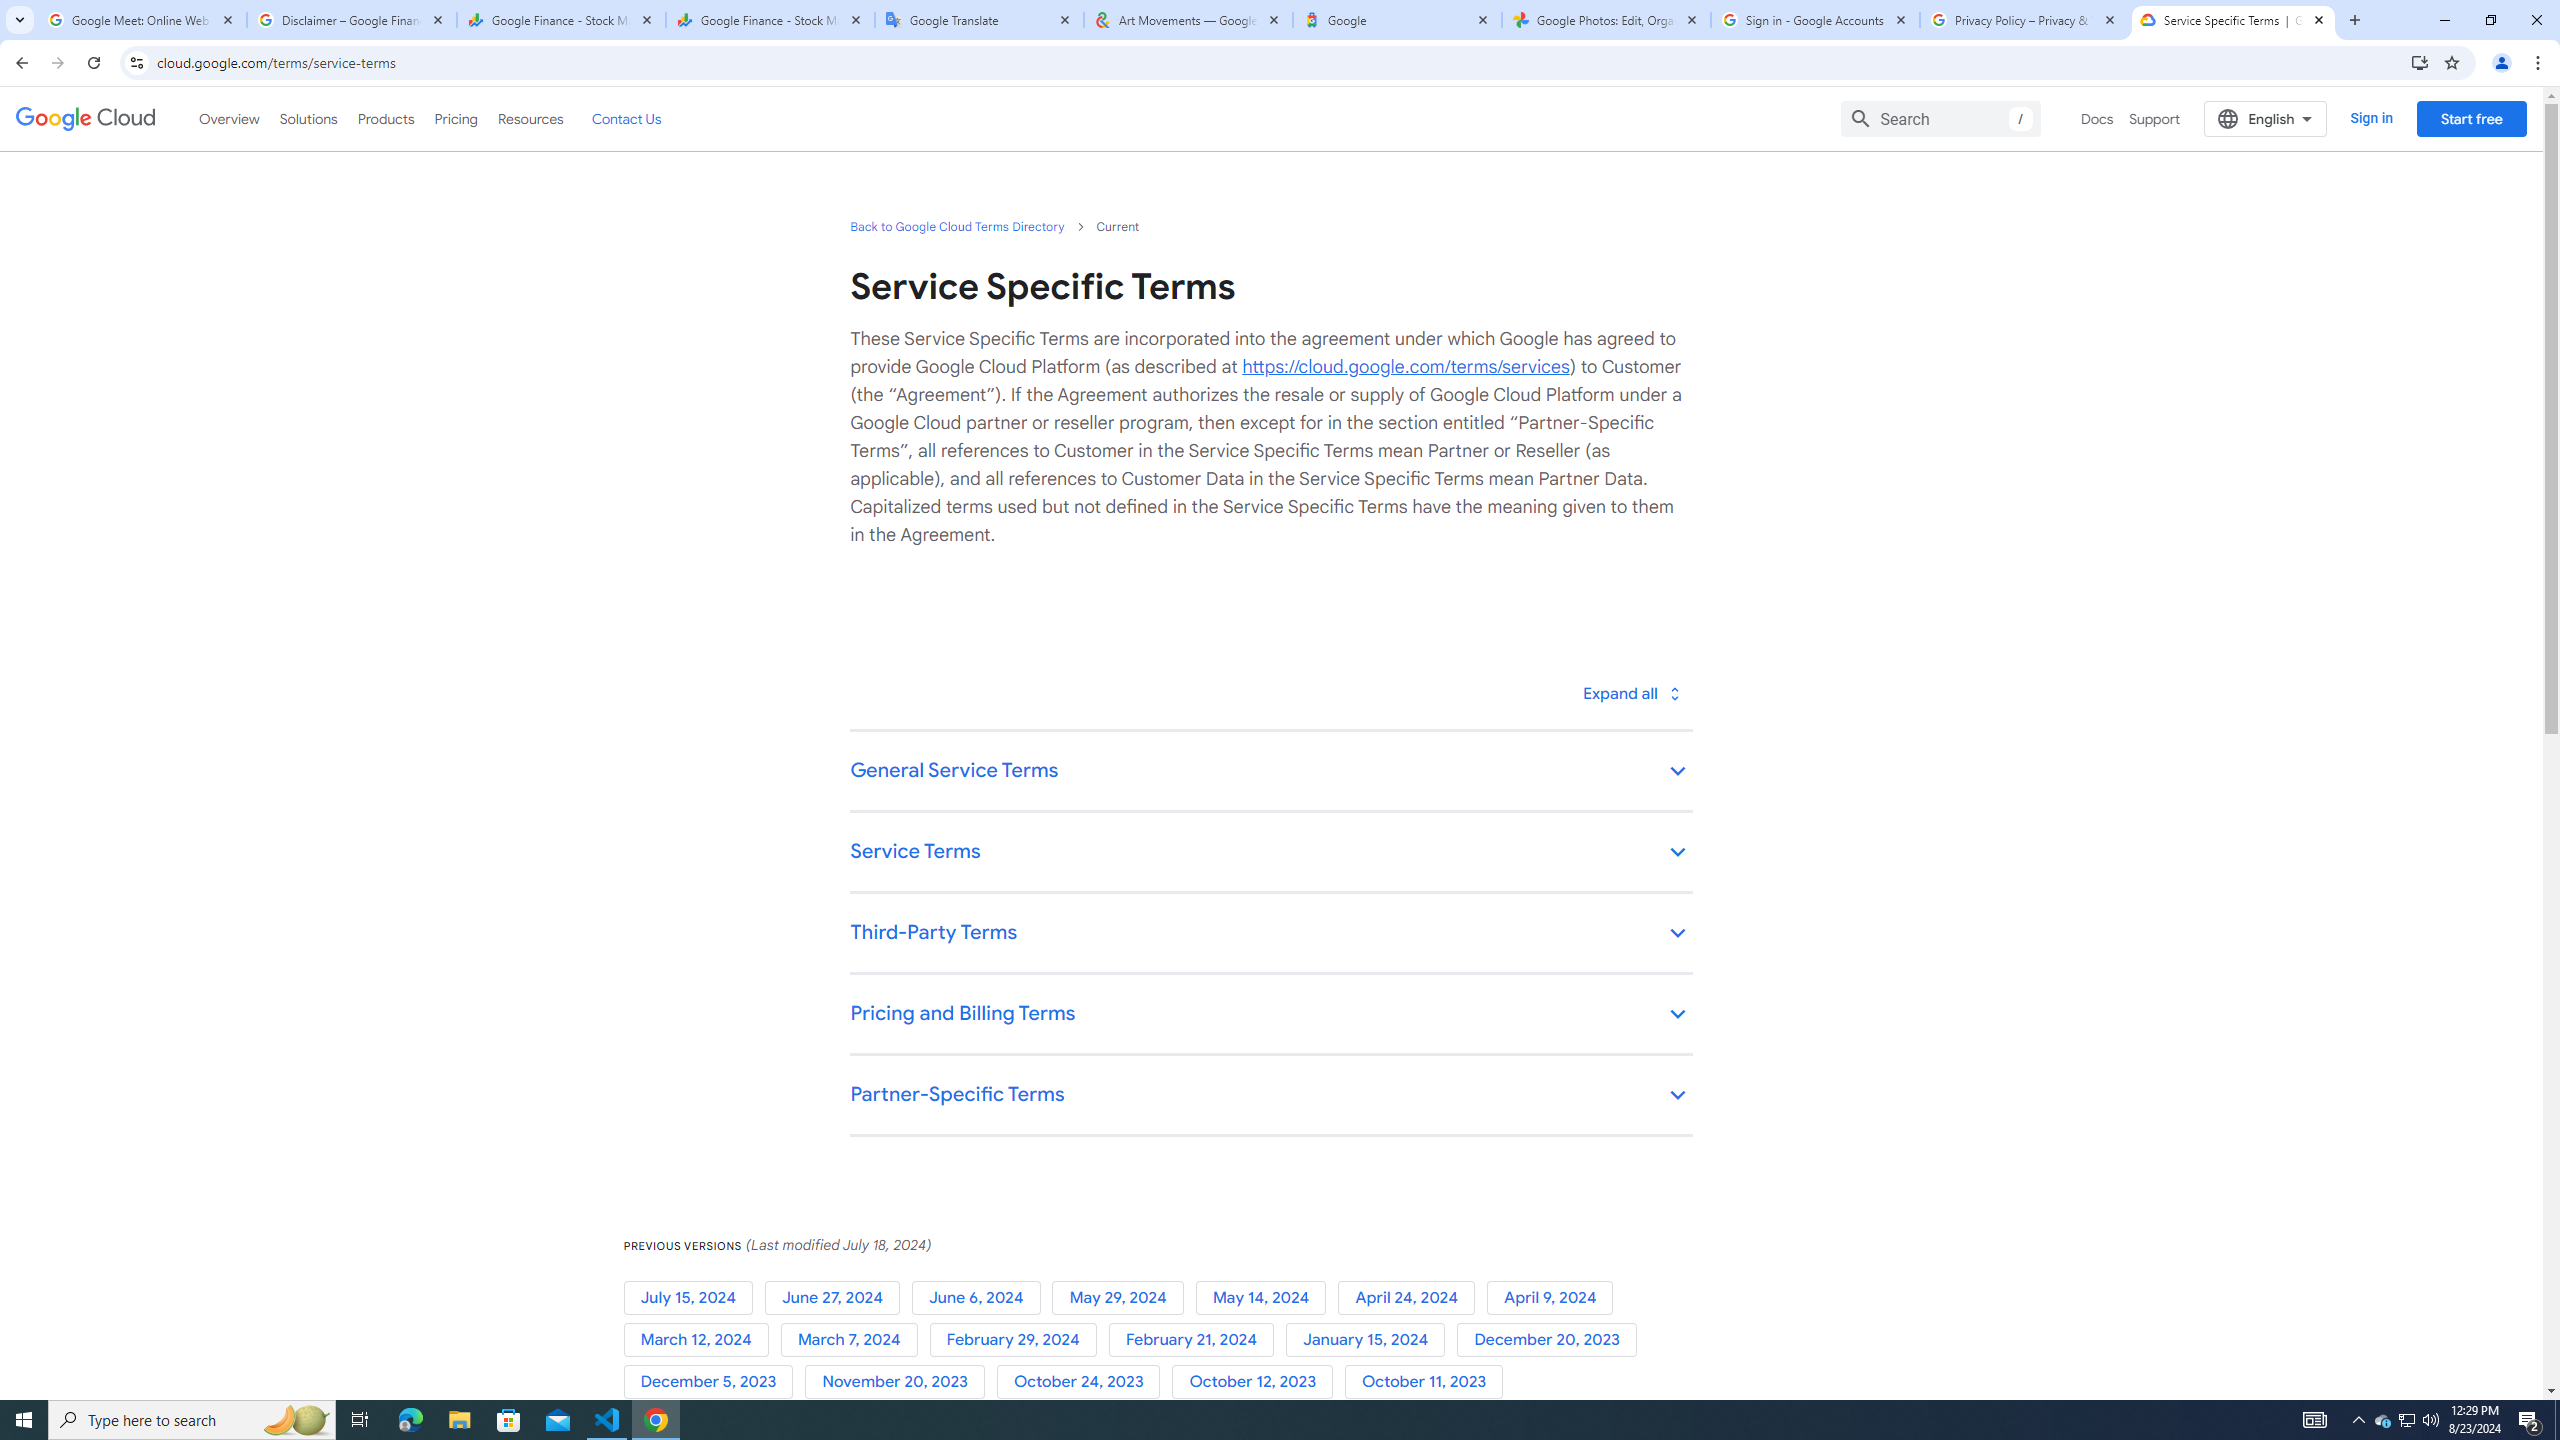 The width and height of the screenshot is (2560, 1440). What do you see at coordinates (2470, 118) in the screenshot?
I see `'Start free'` at bounding box center [2470, 118].